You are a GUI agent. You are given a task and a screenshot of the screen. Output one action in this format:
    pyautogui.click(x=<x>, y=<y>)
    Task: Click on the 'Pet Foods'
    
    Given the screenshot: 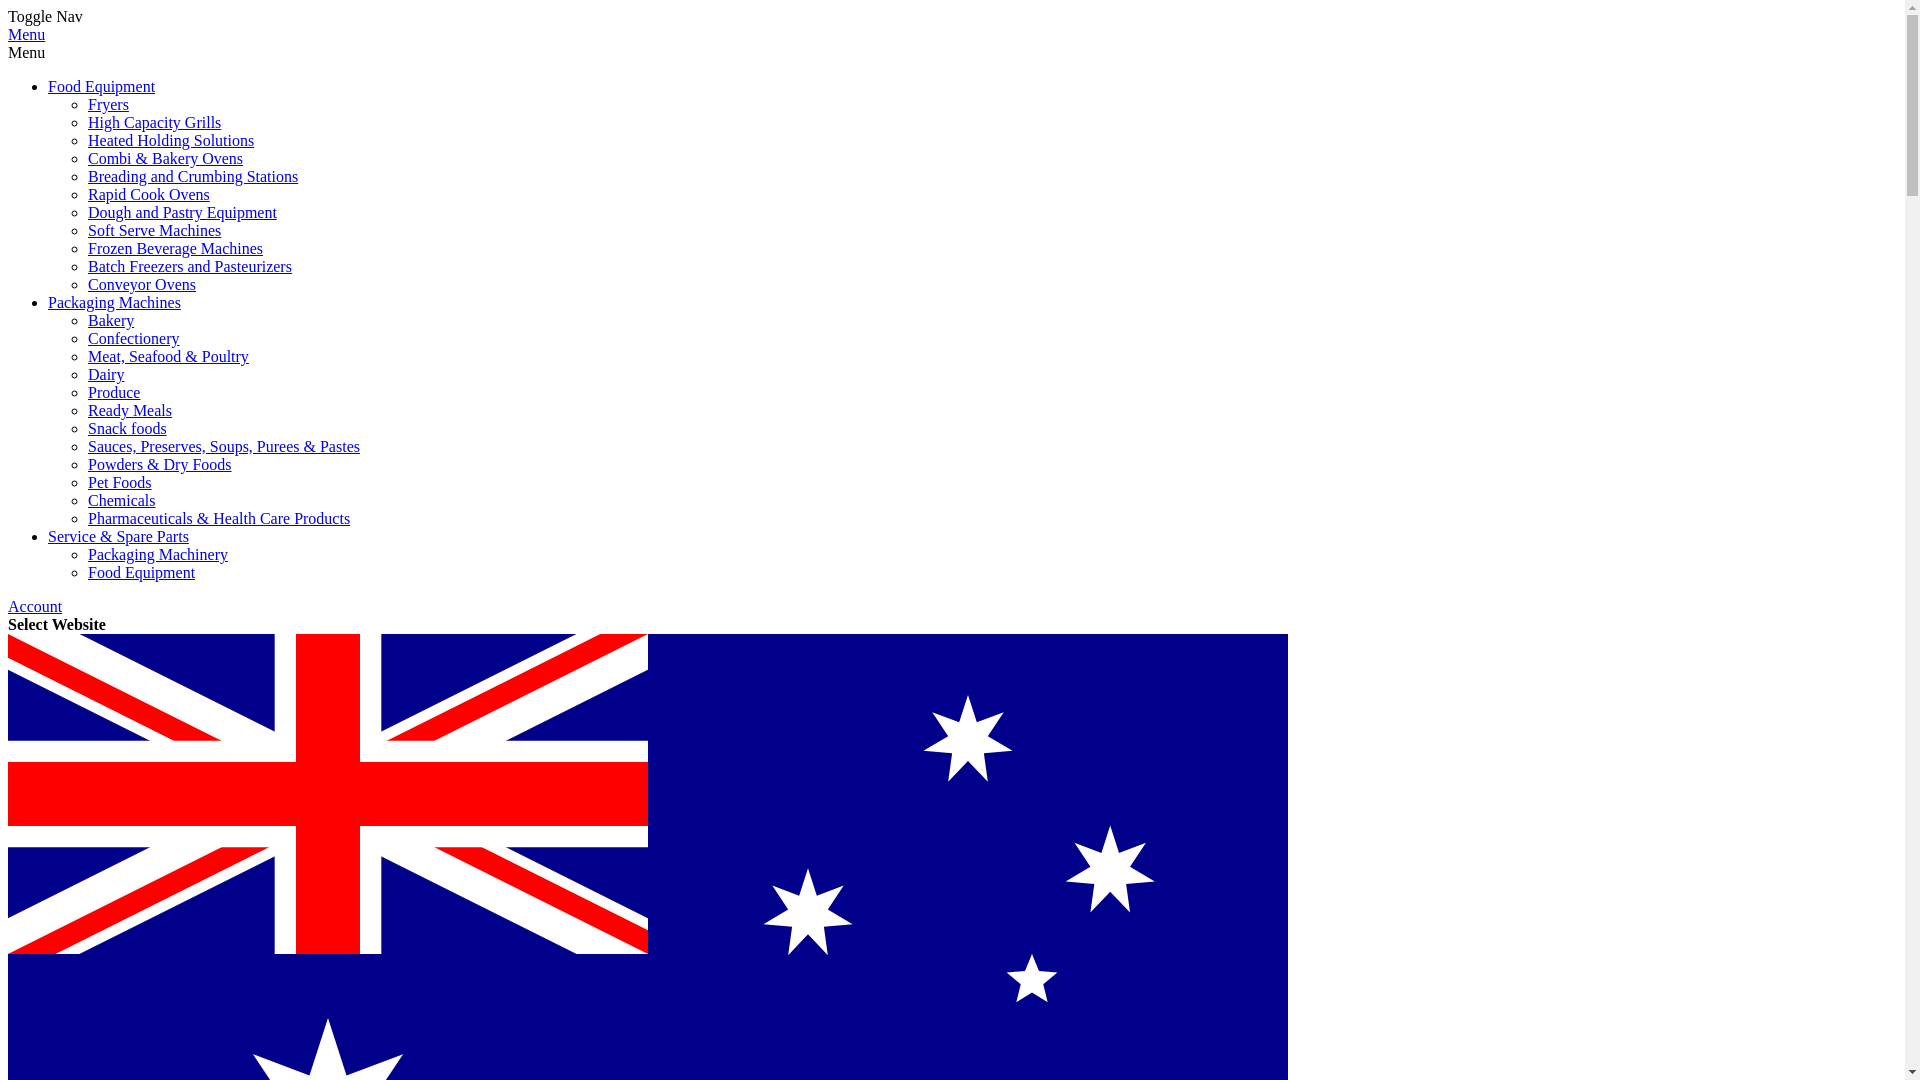 What is the action you would take?
    pyautogui.click(x=119, y=482)
    